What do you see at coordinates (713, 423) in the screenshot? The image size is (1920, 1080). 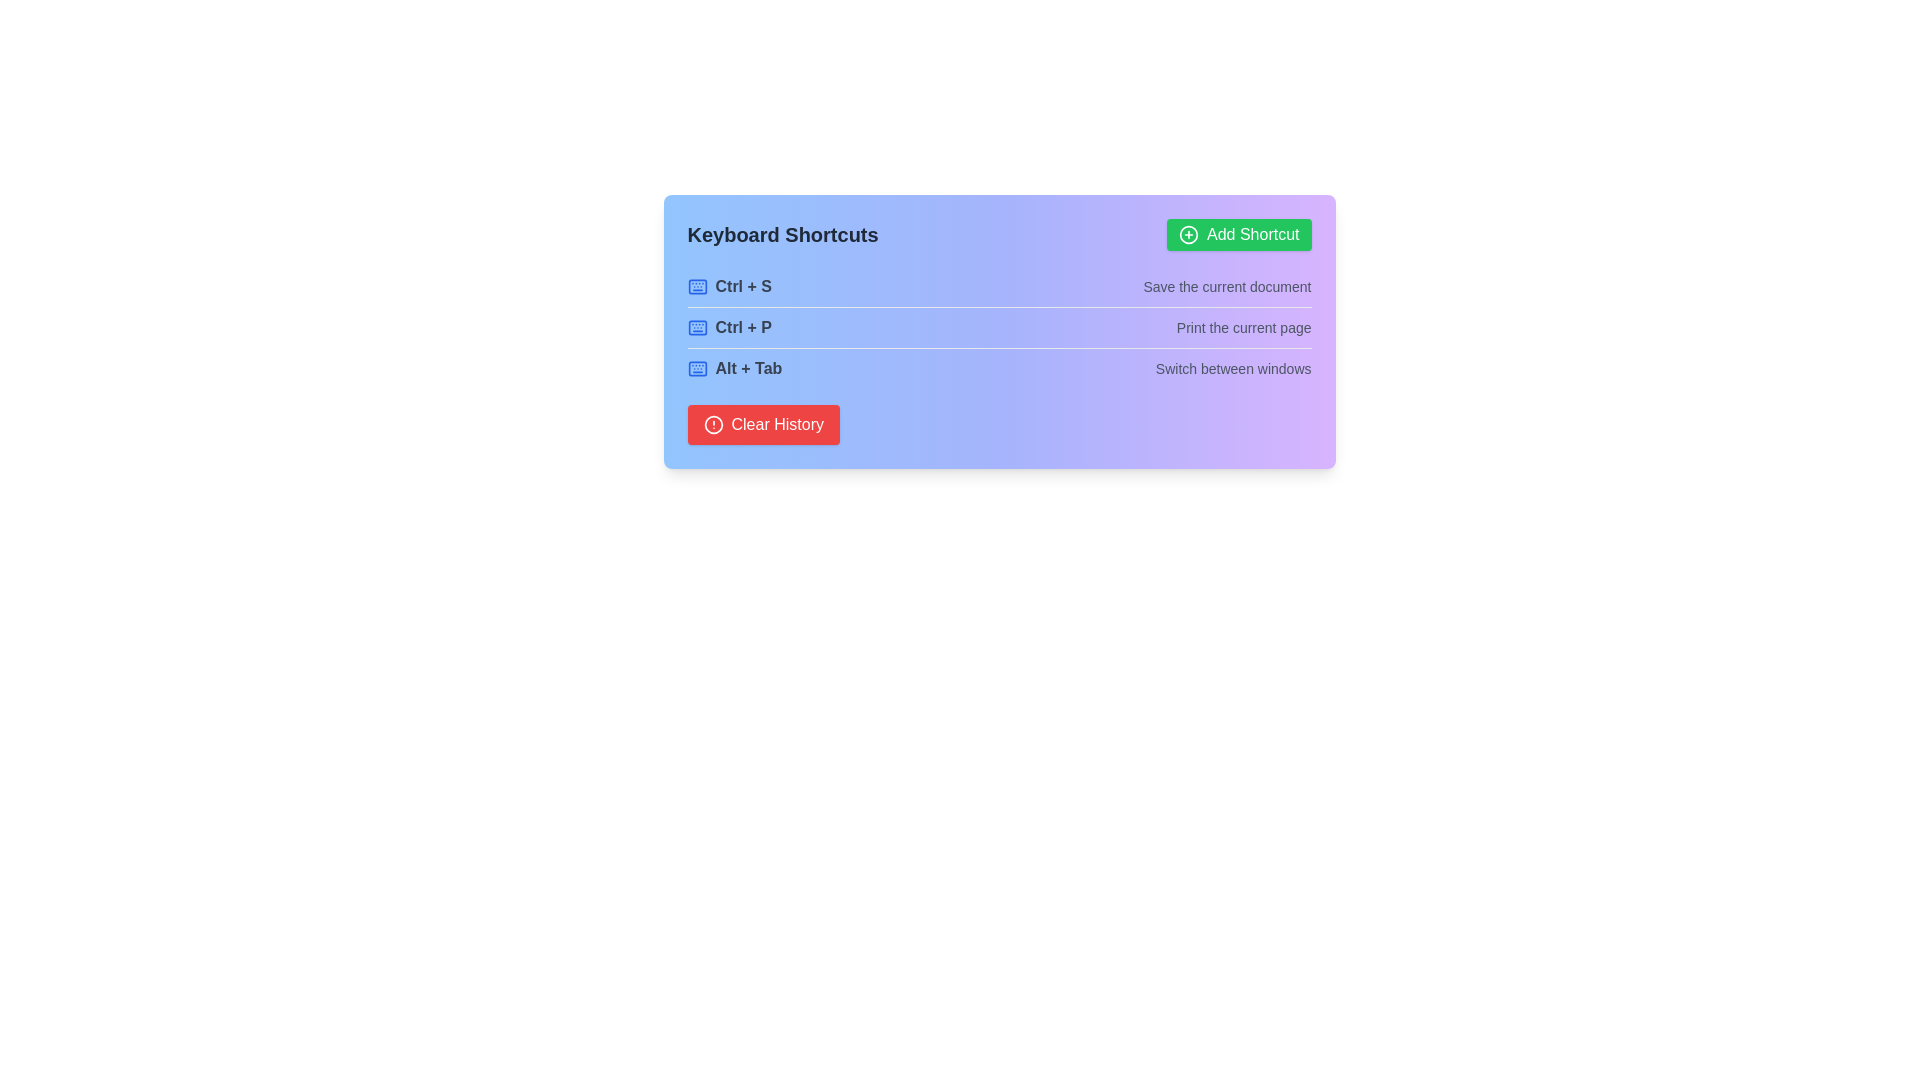 I see `the circular alert icon styled as a warning or alert indicator located at the bottom-right corner of the 'Clear History' button` at bounding box center [713, 423].